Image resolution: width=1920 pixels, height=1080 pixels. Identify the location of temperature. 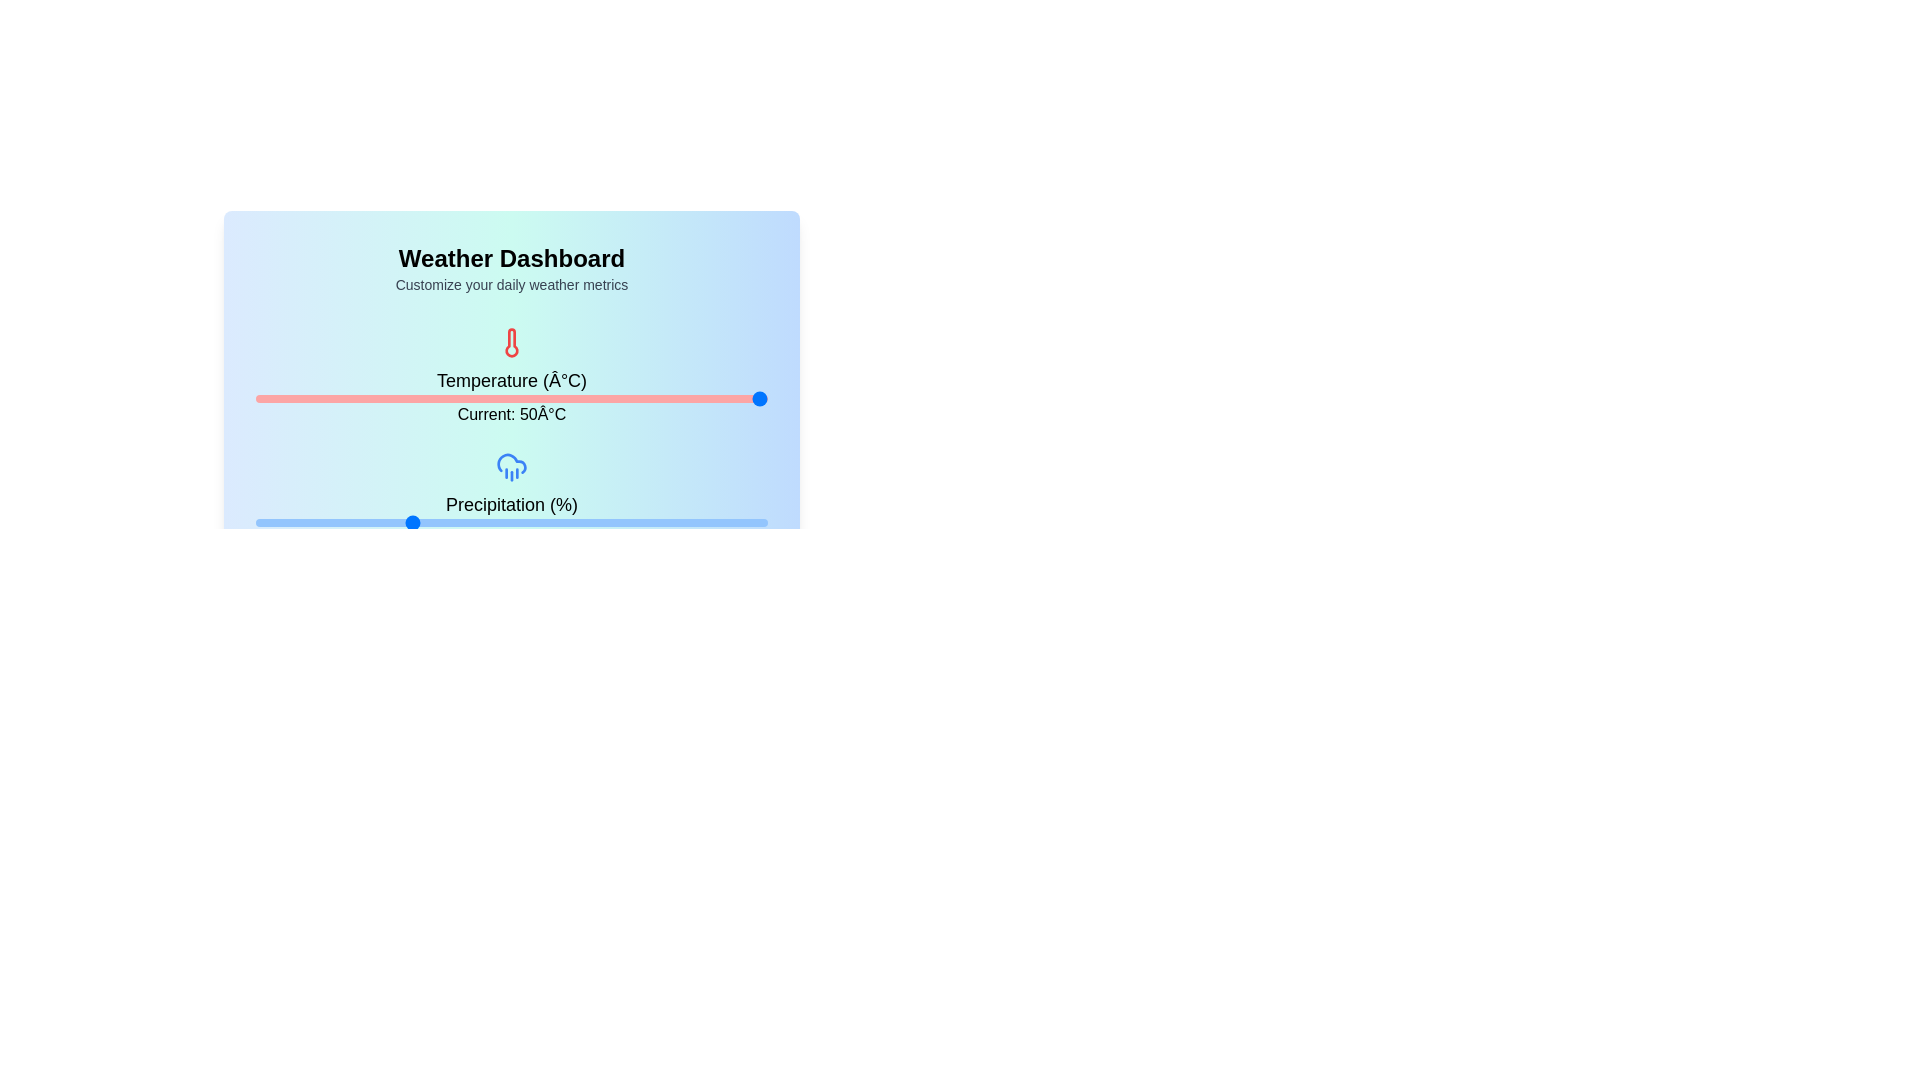
(745, 398).